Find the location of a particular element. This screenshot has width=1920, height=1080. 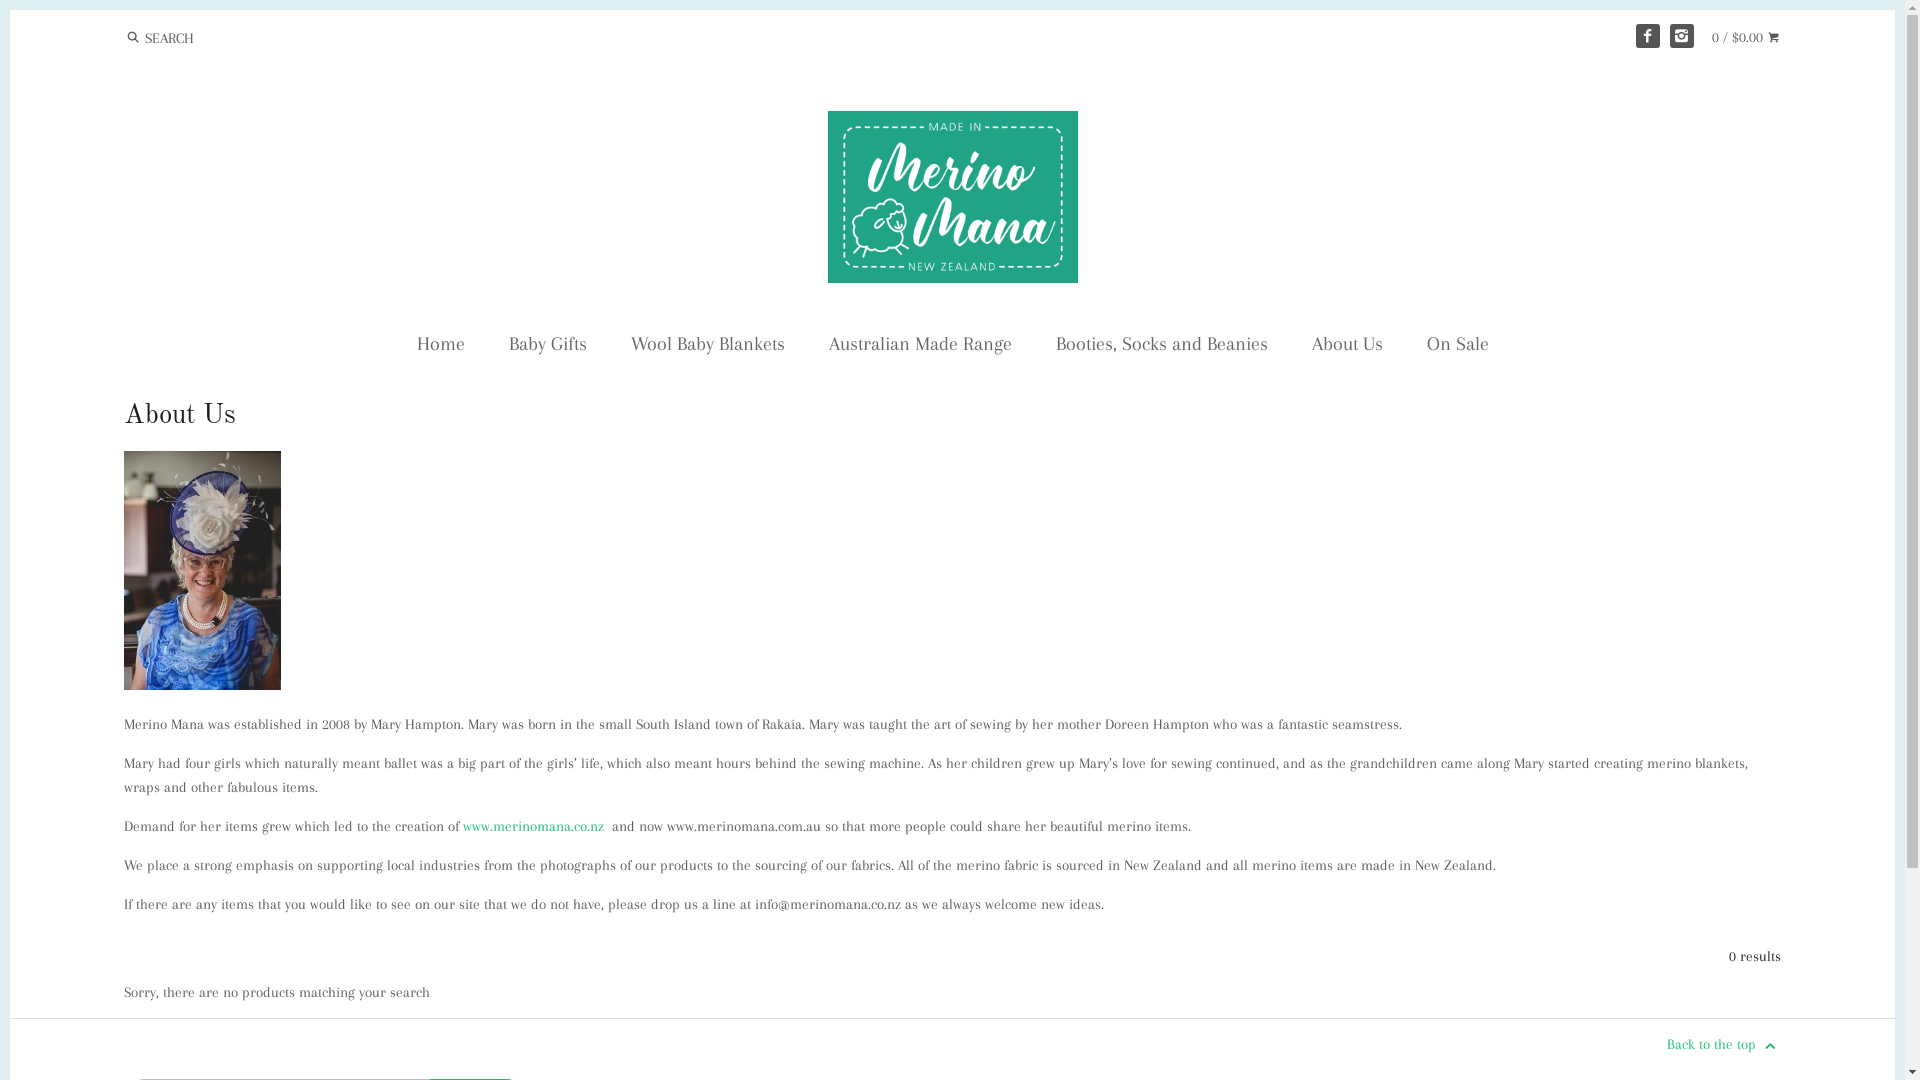

'Wool Baby Blankets' is located at coordinates (608, 346).